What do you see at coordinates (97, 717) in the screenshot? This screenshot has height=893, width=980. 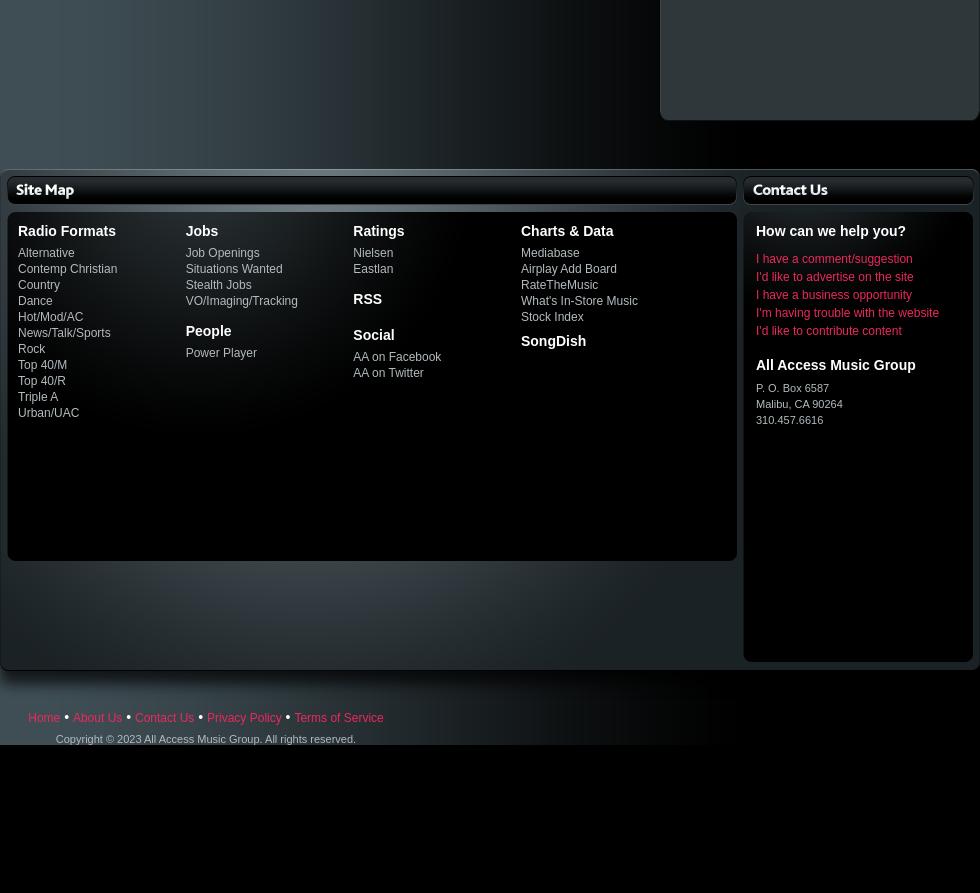 I see `'About Us'` at bounding box center [97, 717].